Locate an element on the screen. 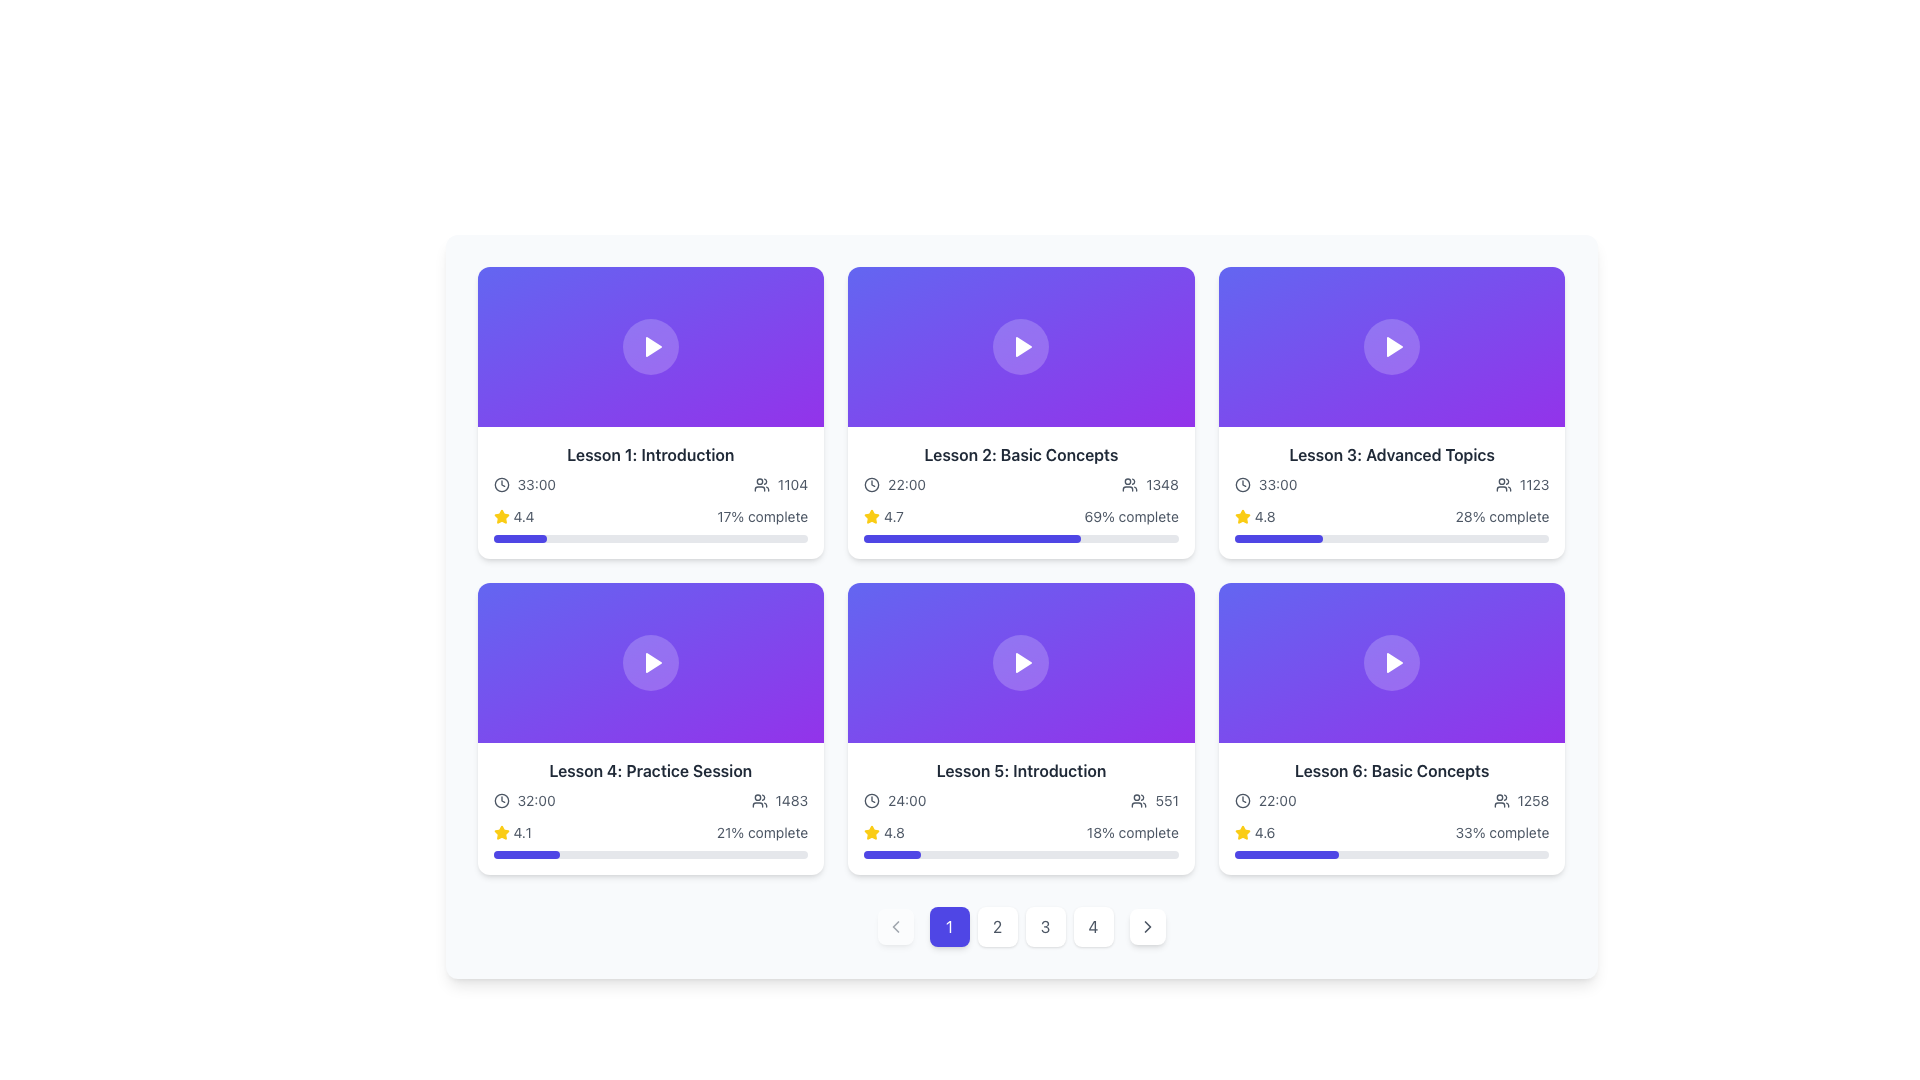  the play button for 'Lesson 3: Advanced Topics' to initiate playback is located at coordinates (1393, 346).